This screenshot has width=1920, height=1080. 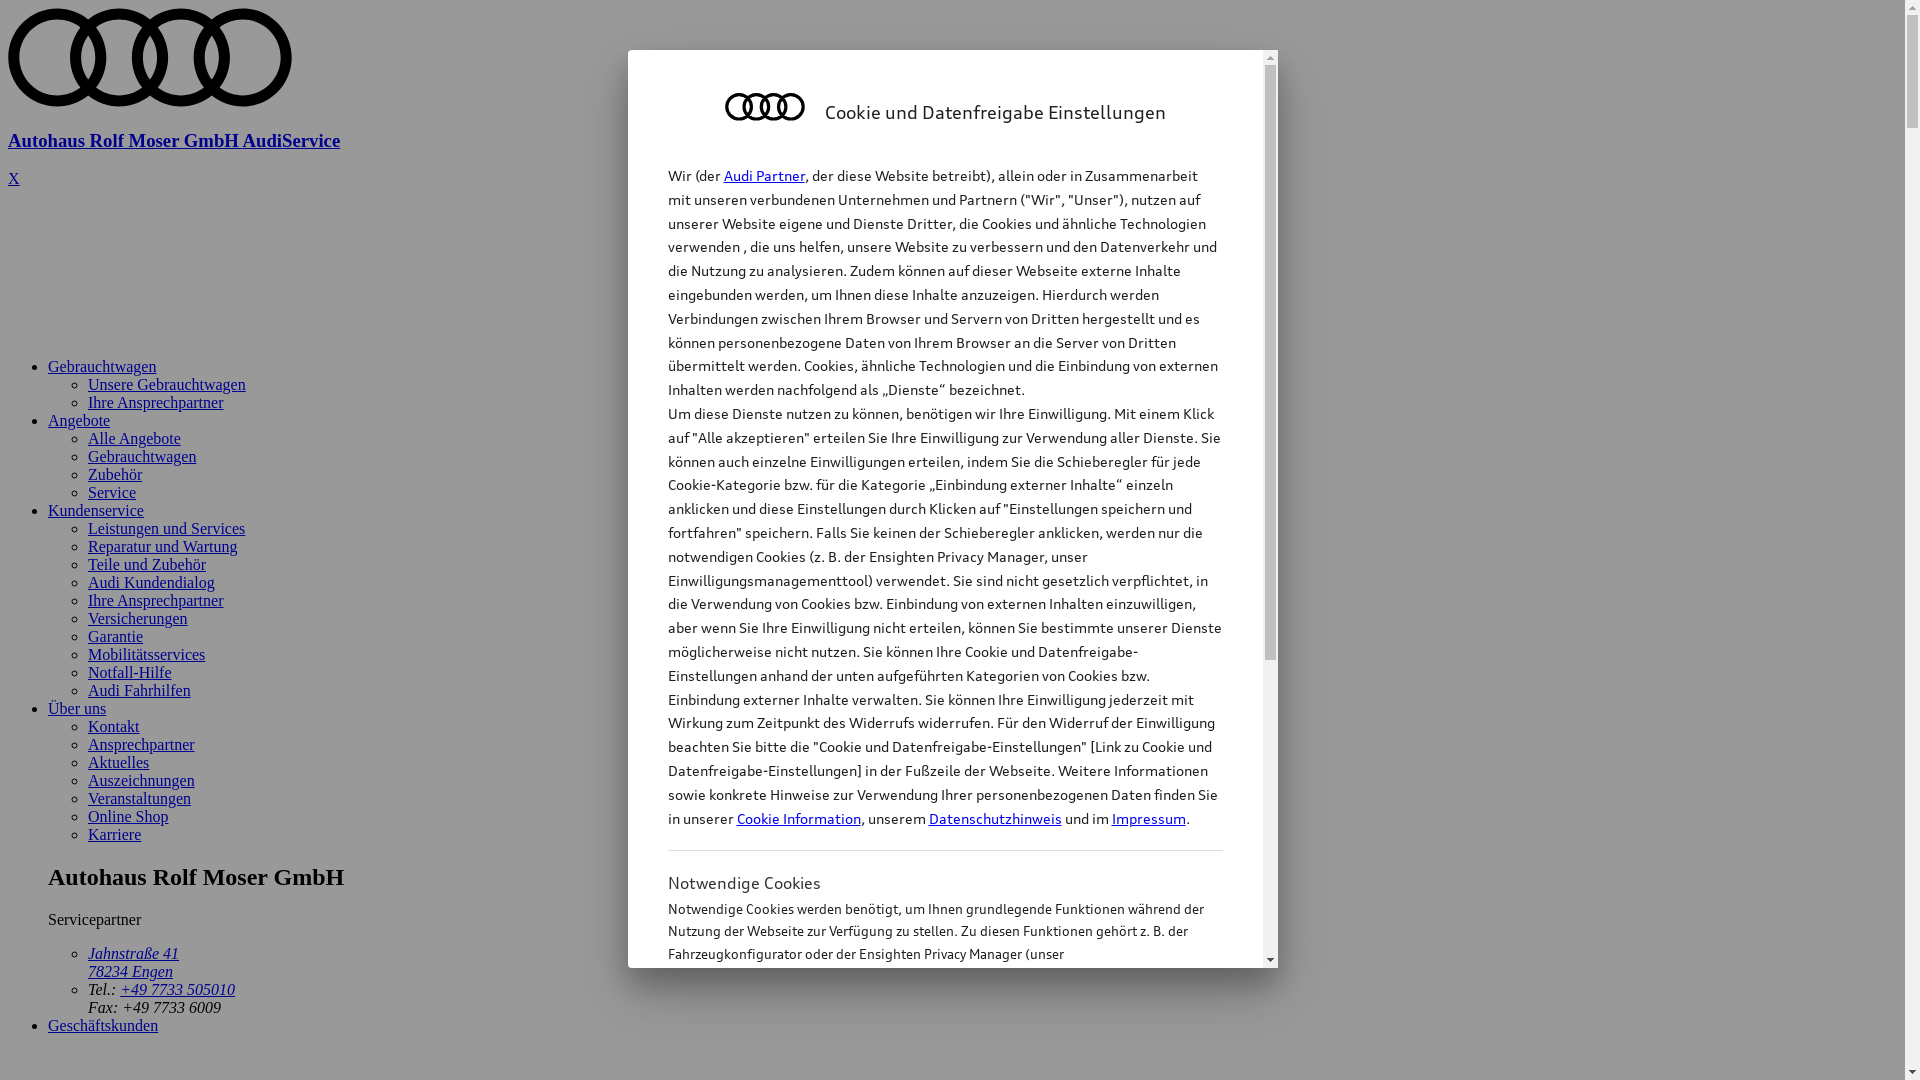 I want to click on 'Alle Angebote', so click(x=133, y=437).